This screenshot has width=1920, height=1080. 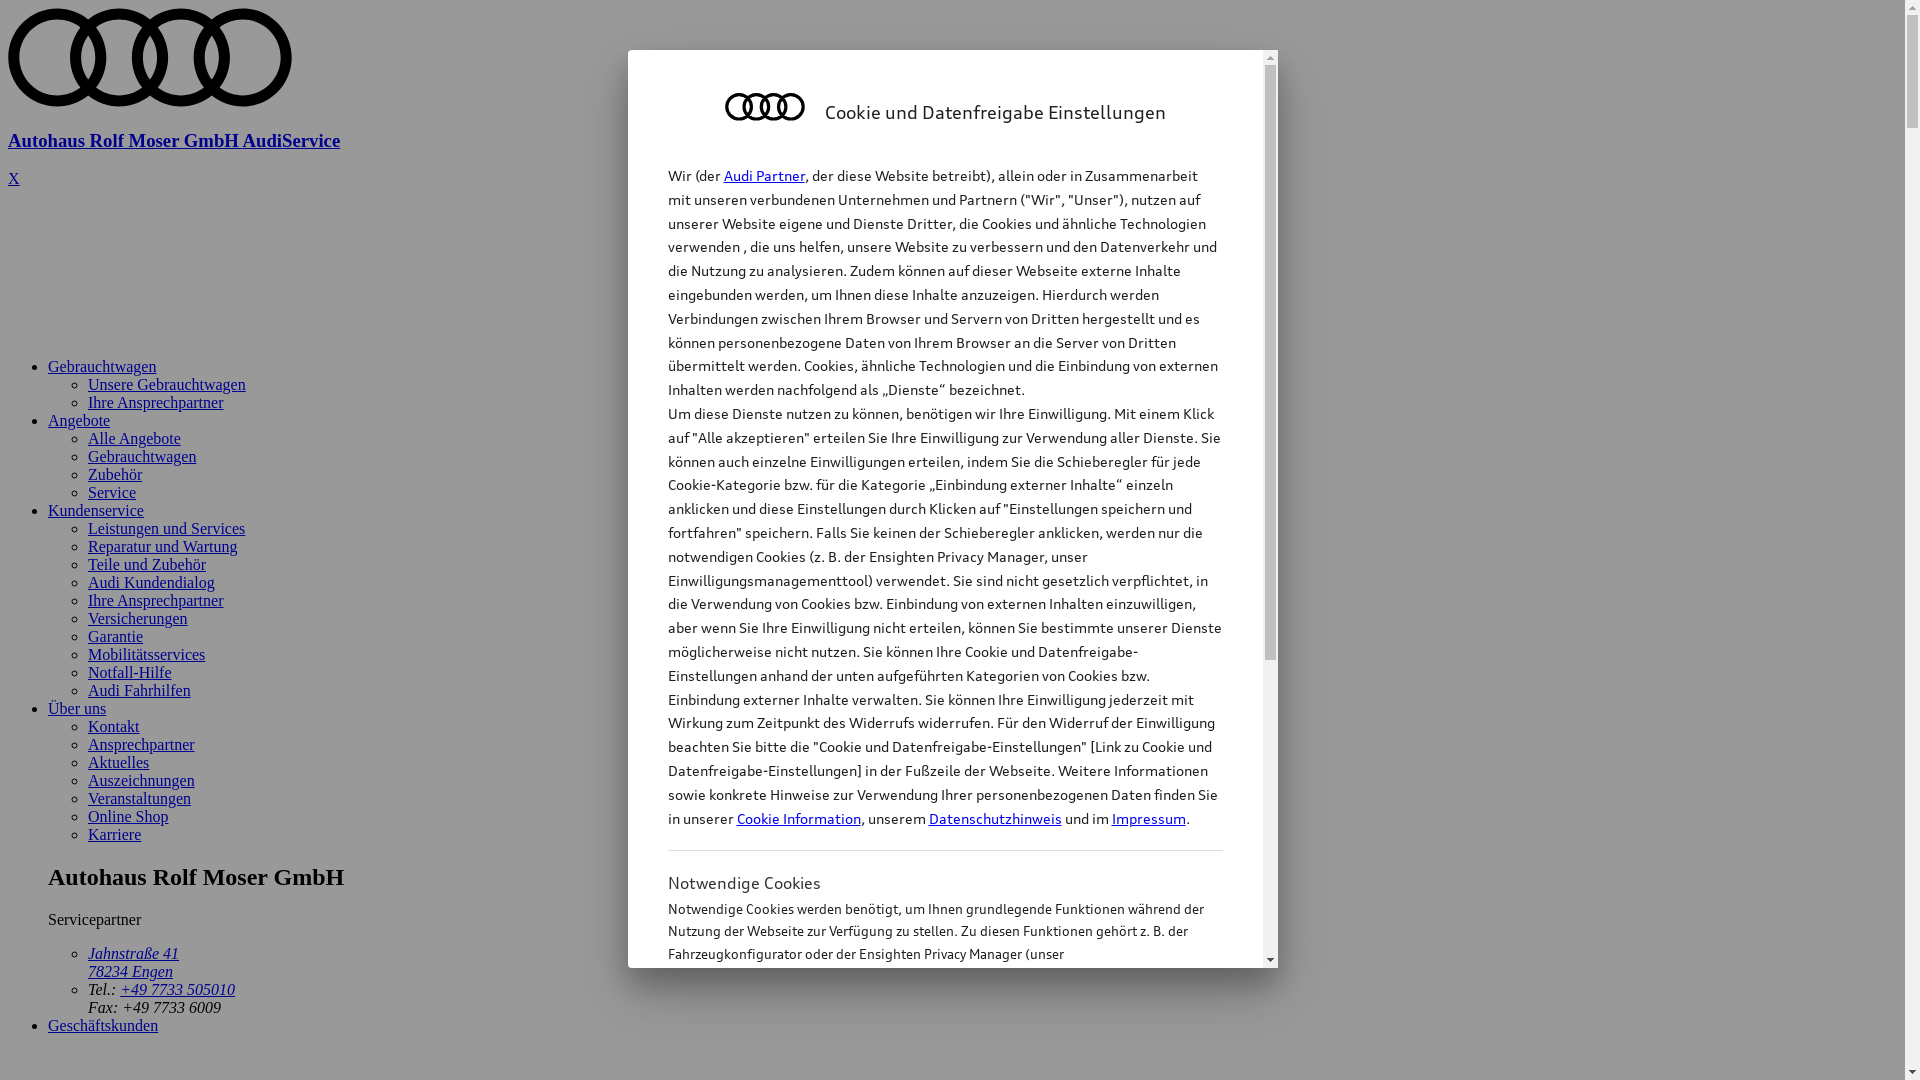 I want to click on 'Alle Angebote', so click(x=133, y=437).